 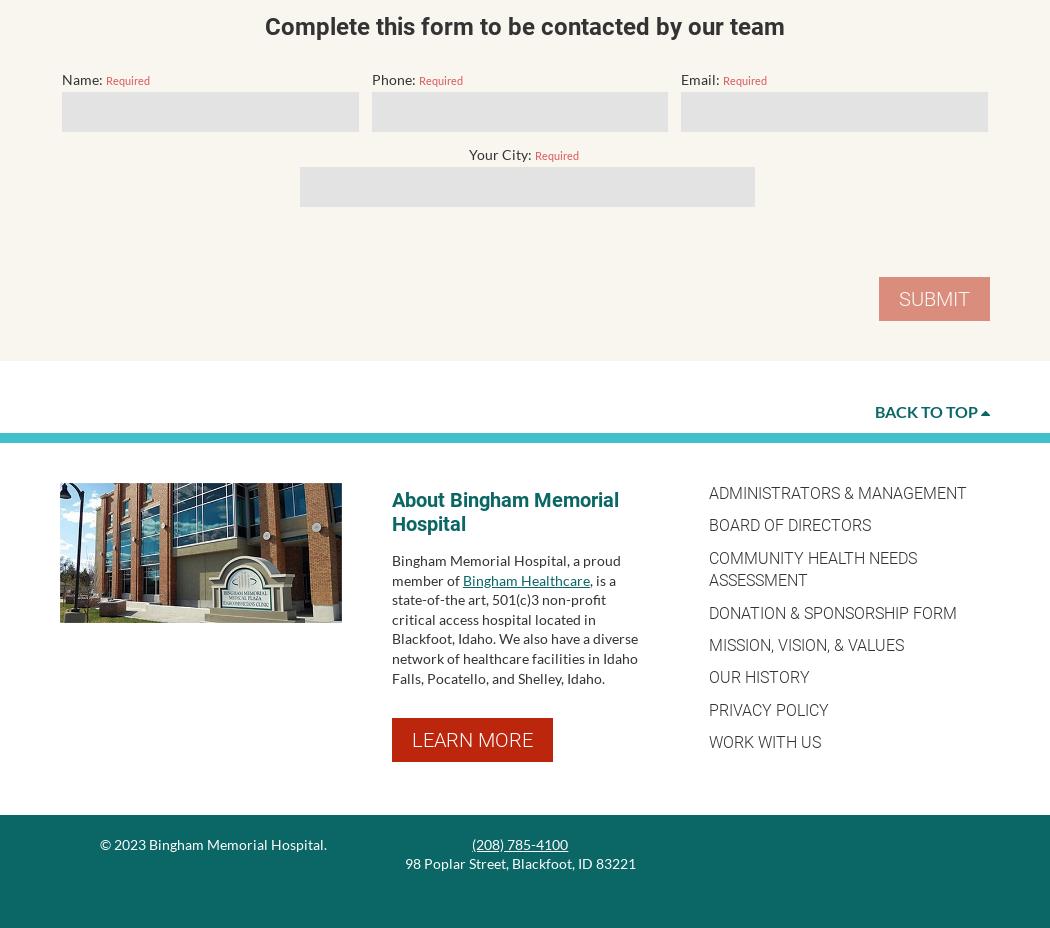 I want to click on '98 Poplar Street, Blackfoot, ID 83221', so click(x=404, y=863).